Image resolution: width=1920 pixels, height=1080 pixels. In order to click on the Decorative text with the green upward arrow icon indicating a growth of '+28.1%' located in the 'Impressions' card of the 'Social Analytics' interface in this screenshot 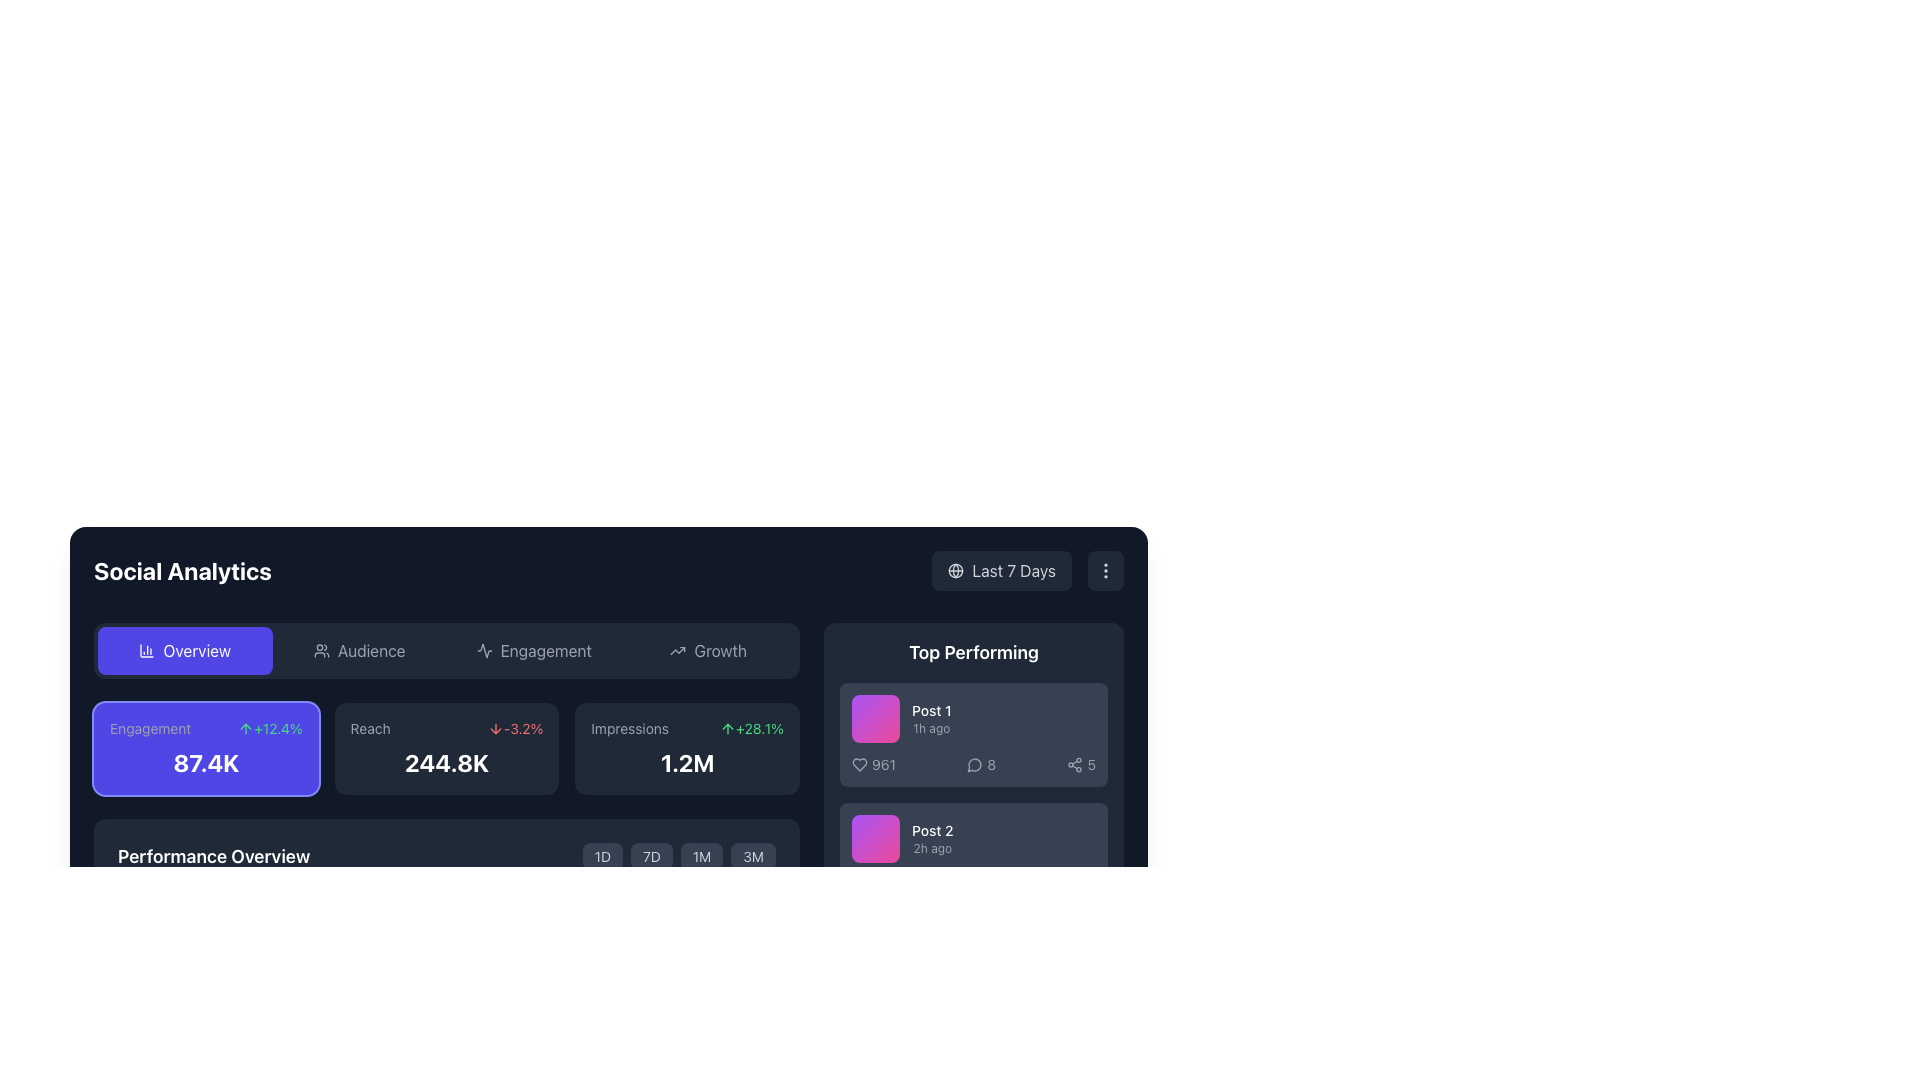, I will do `click(751, 729)`.